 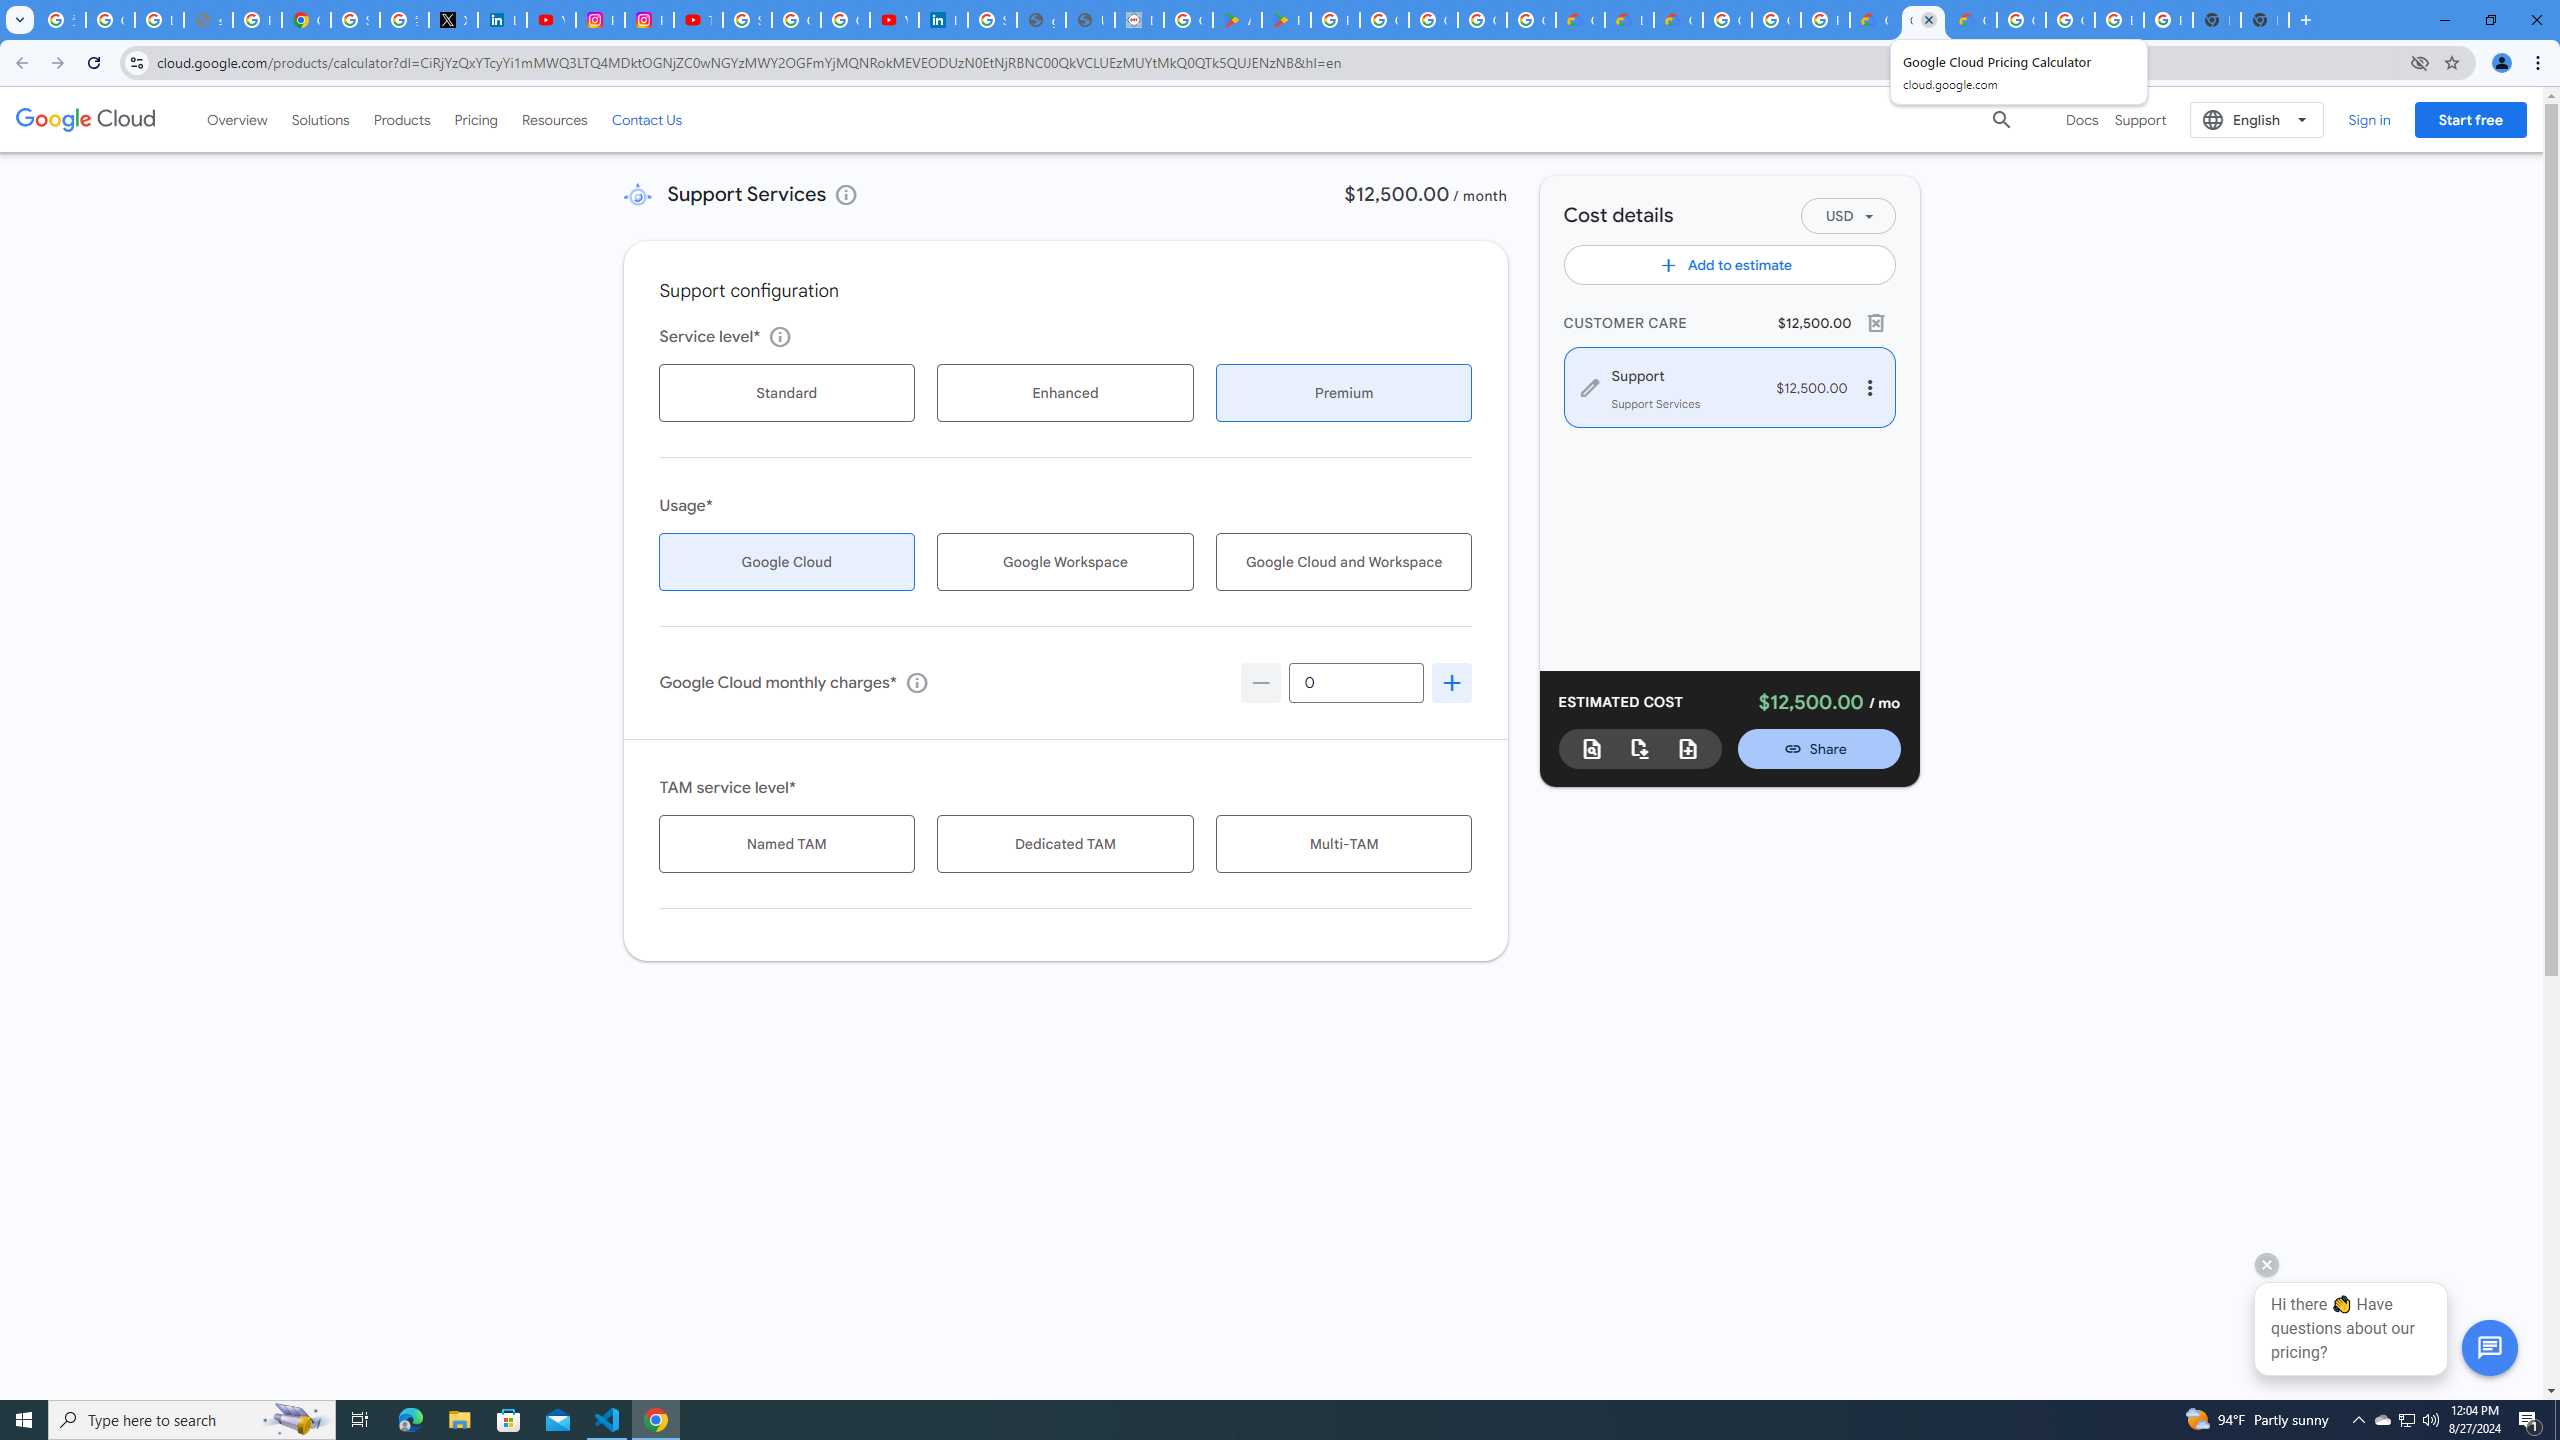 What do you see at coordinates (2470, 118) in the screenshot?
I see `'Start free'` at bounding box center [2470, 118].